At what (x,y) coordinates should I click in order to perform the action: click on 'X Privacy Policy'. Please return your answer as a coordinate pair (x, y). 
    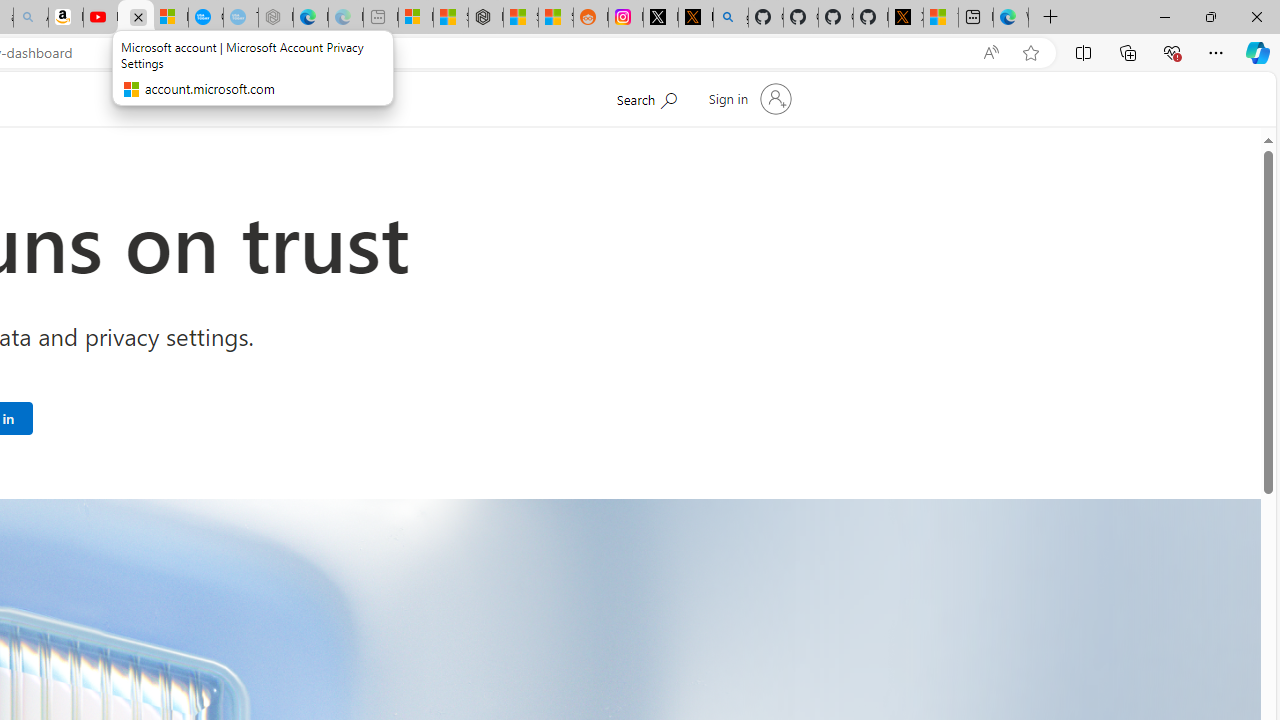
    Looking at the image, I should click on (905, 17).